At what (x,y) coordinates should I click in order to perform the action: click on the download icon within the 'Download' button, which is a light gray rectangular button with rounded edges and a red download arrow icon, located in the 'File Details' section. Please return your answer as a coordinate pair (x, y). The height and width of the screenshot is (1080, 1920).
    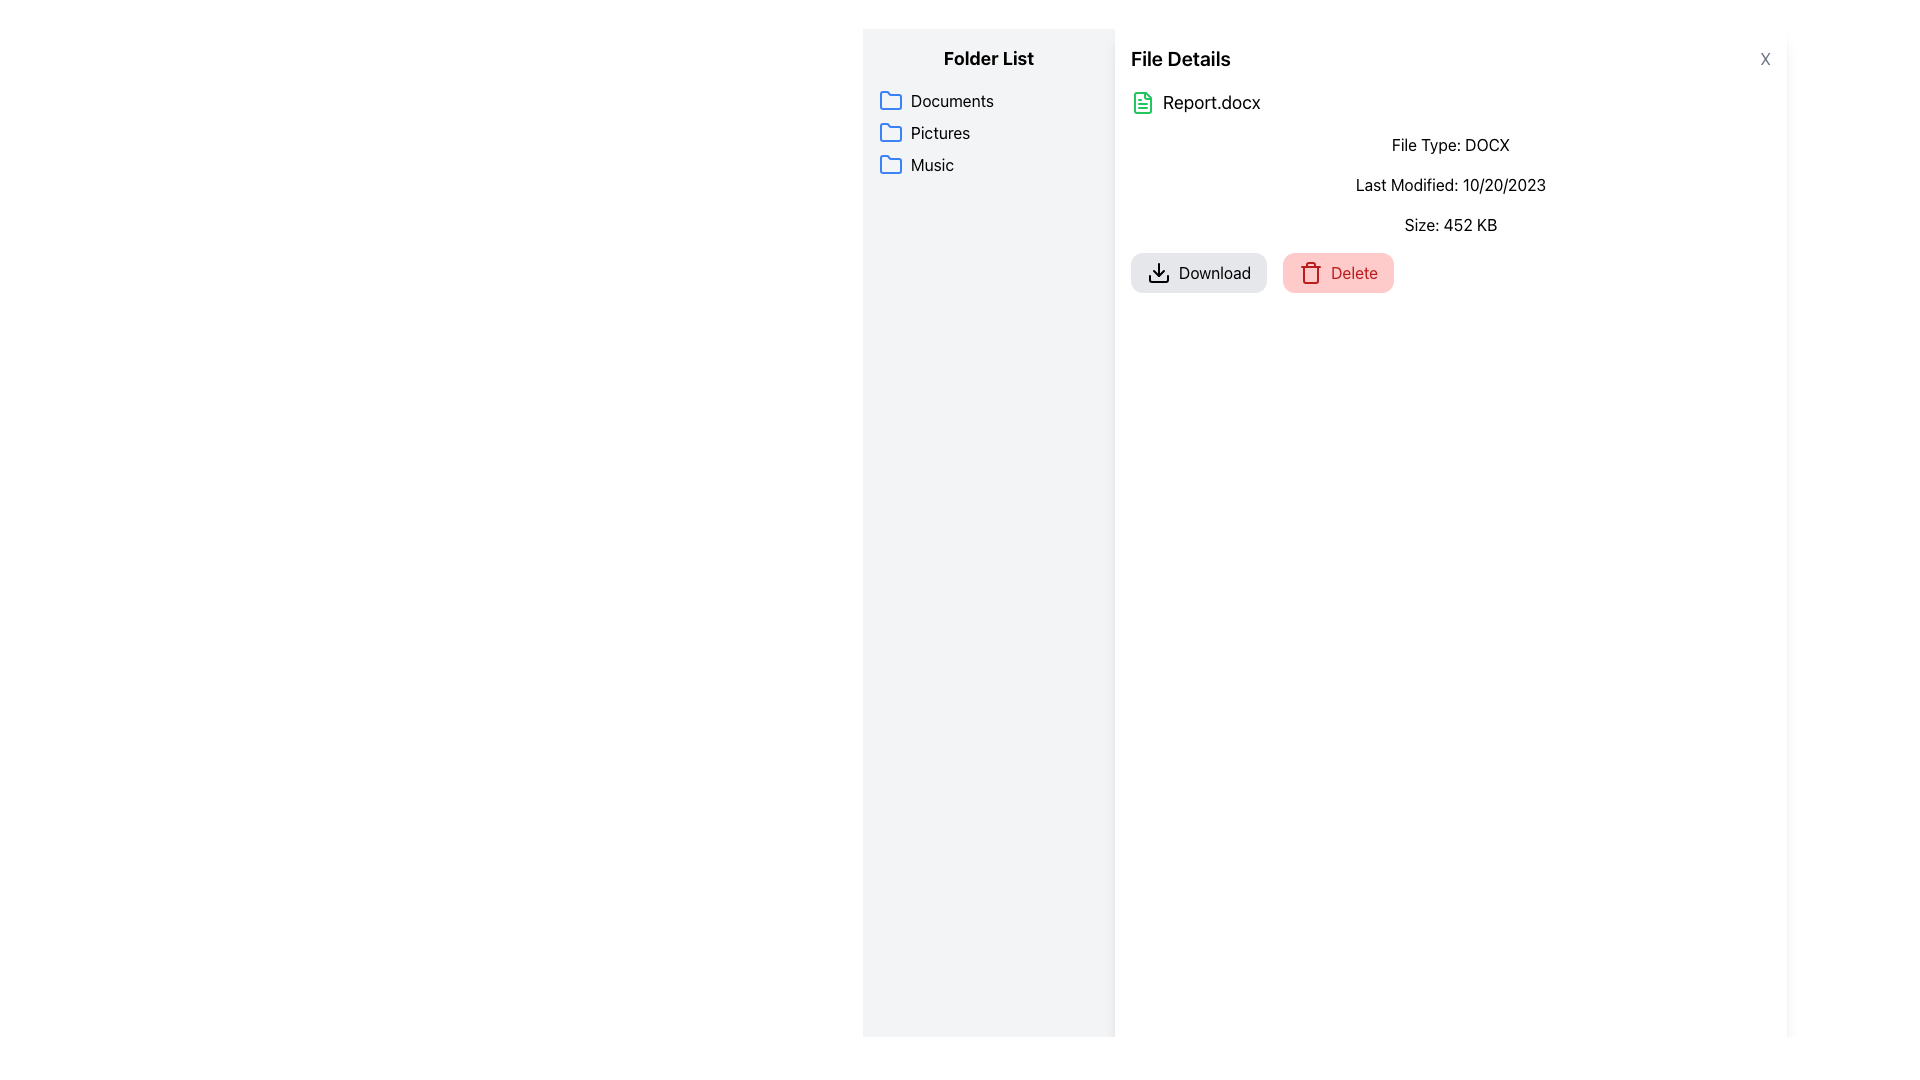
    Looking at the image, I should click on (1158, 278).